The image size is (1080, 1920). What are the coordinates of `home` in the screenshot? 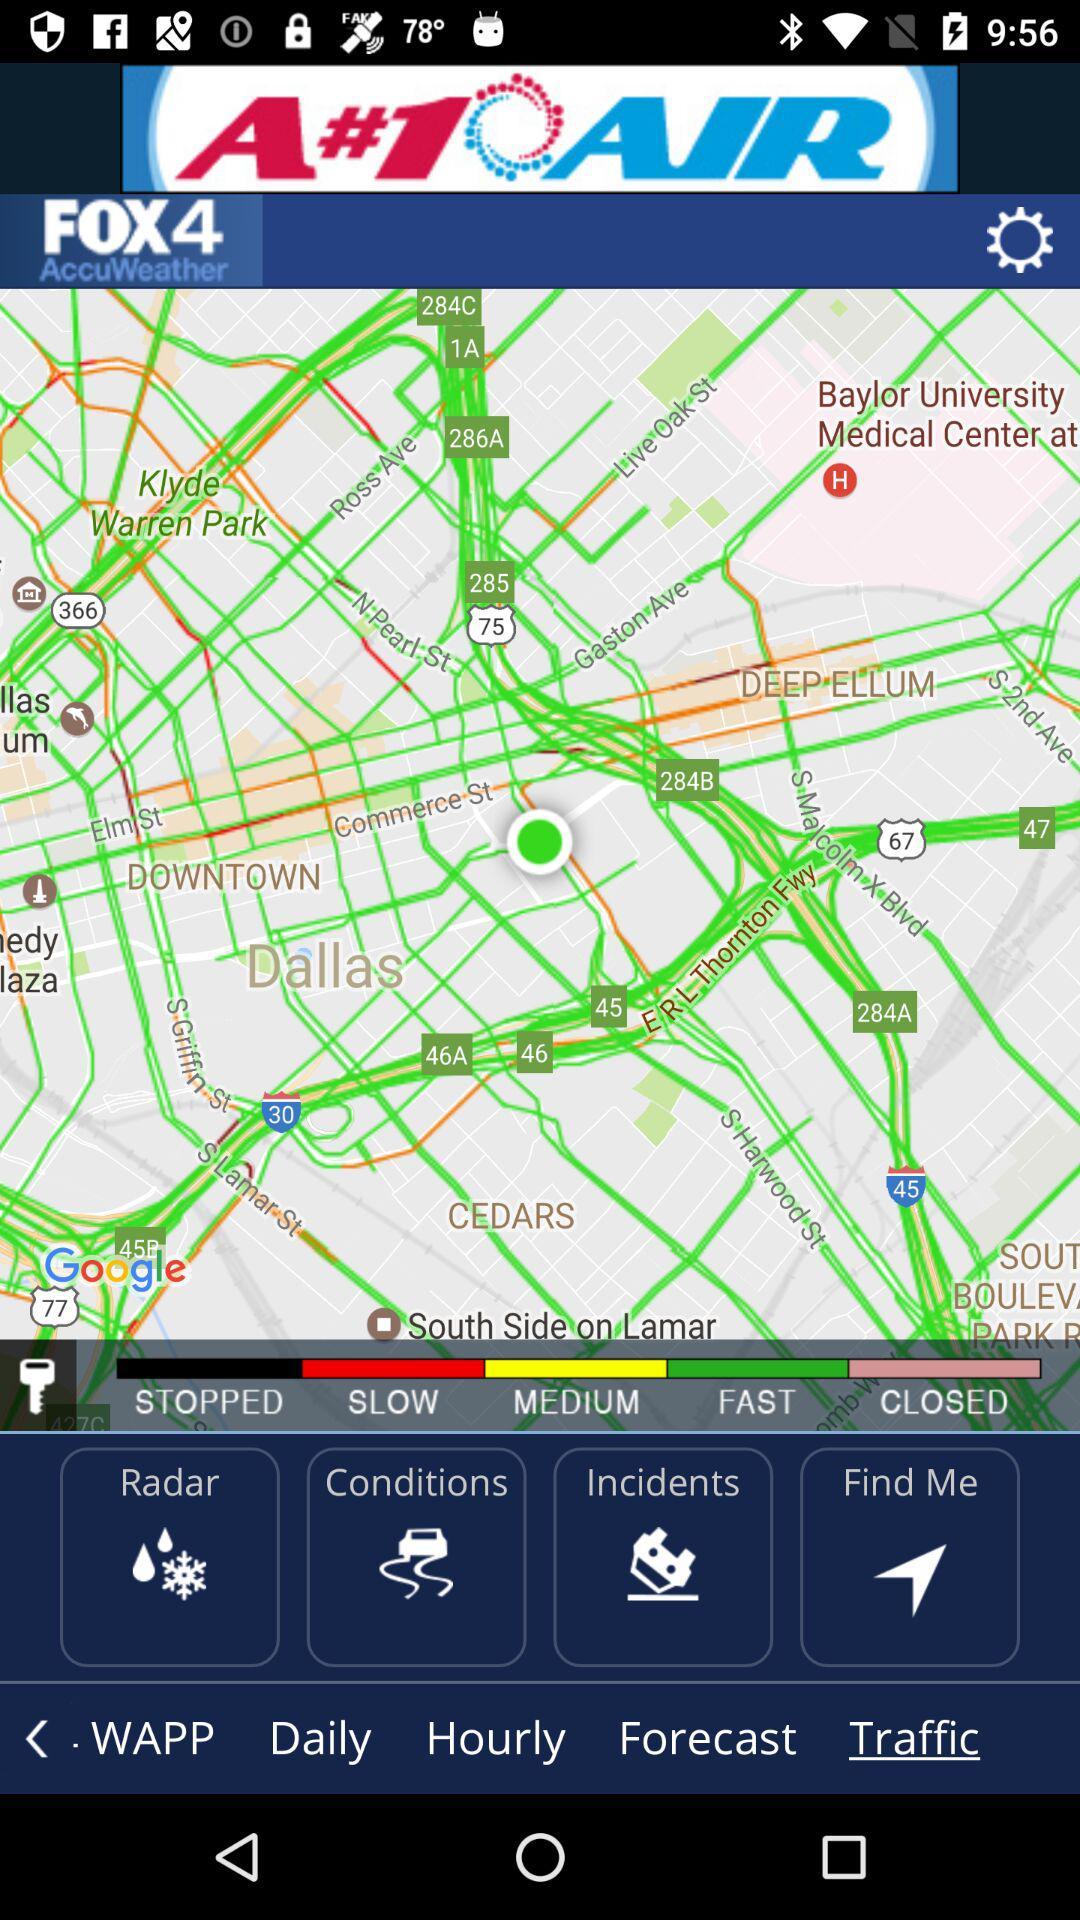 It's located at (131, 240).